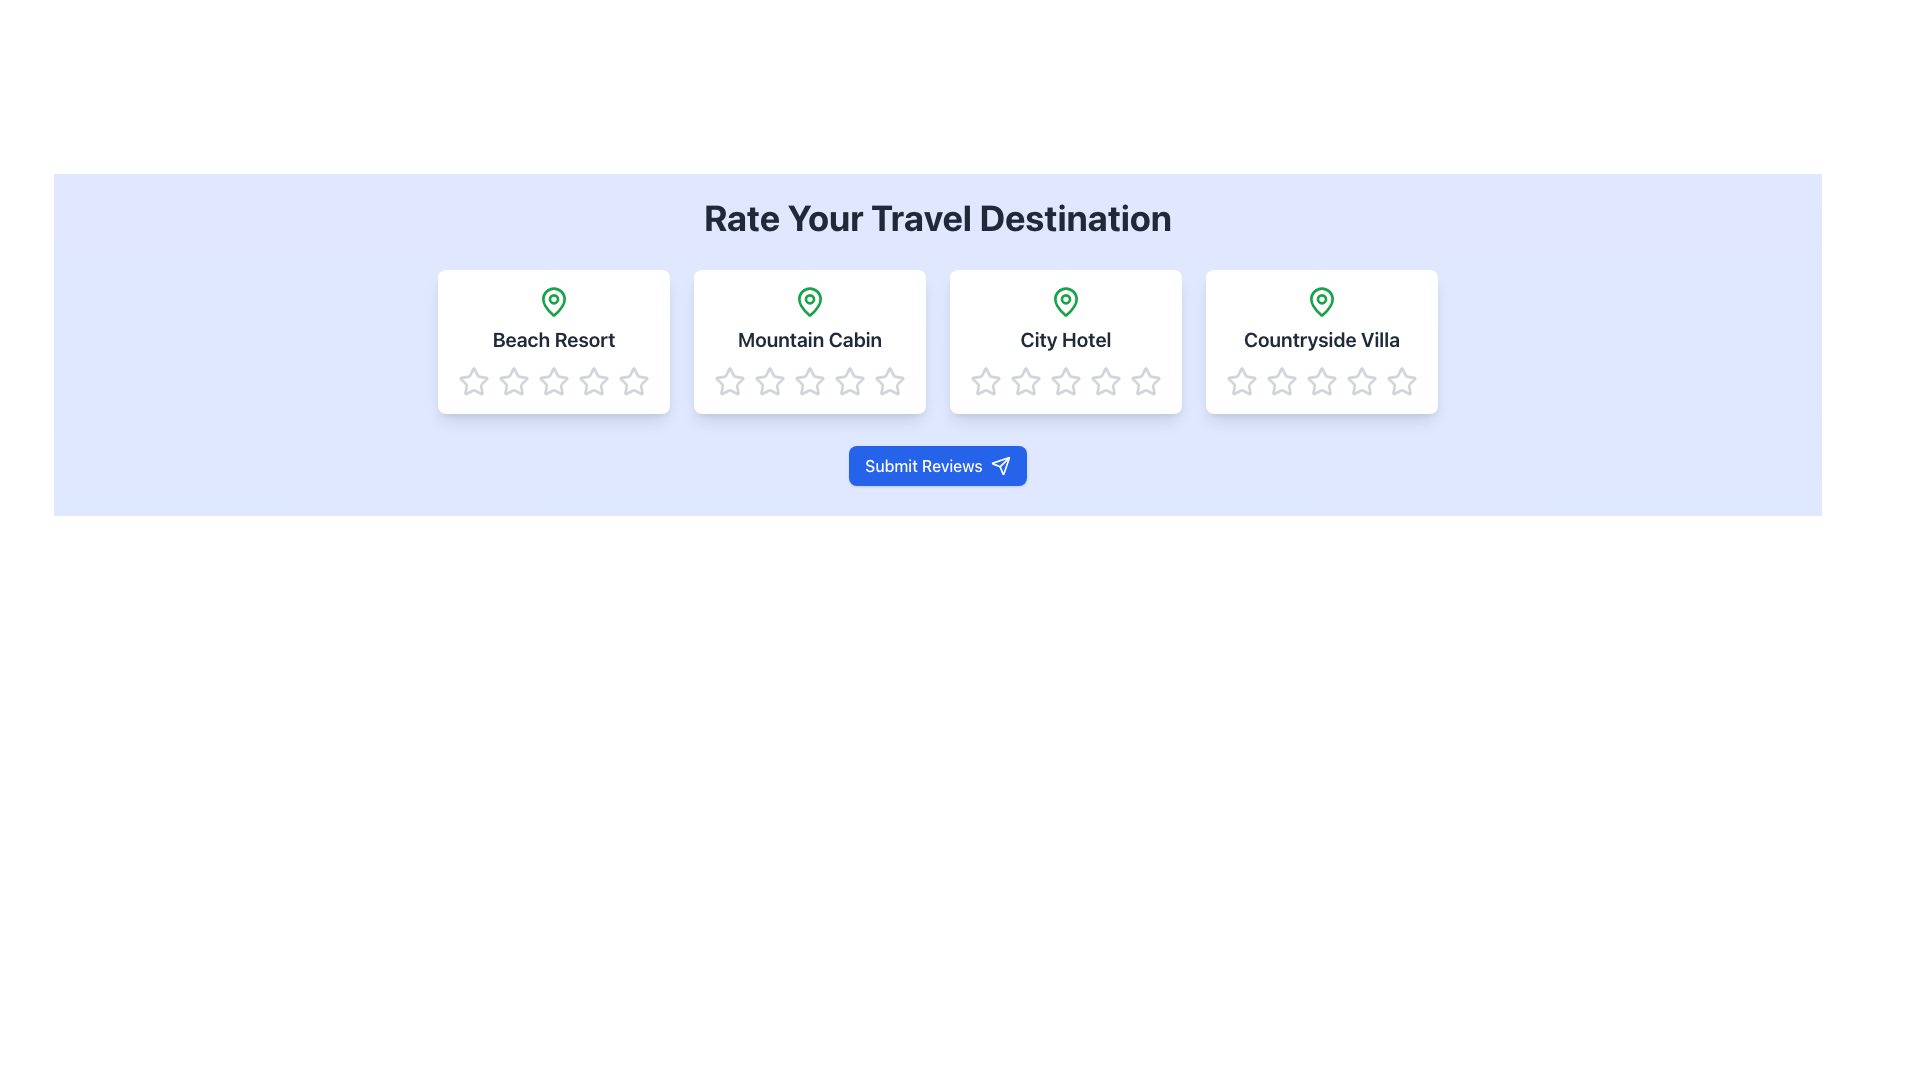  I want to click on the first star-shaped icon in the five-star rating system under the 'City Hotel' card, so click(1146, 381).